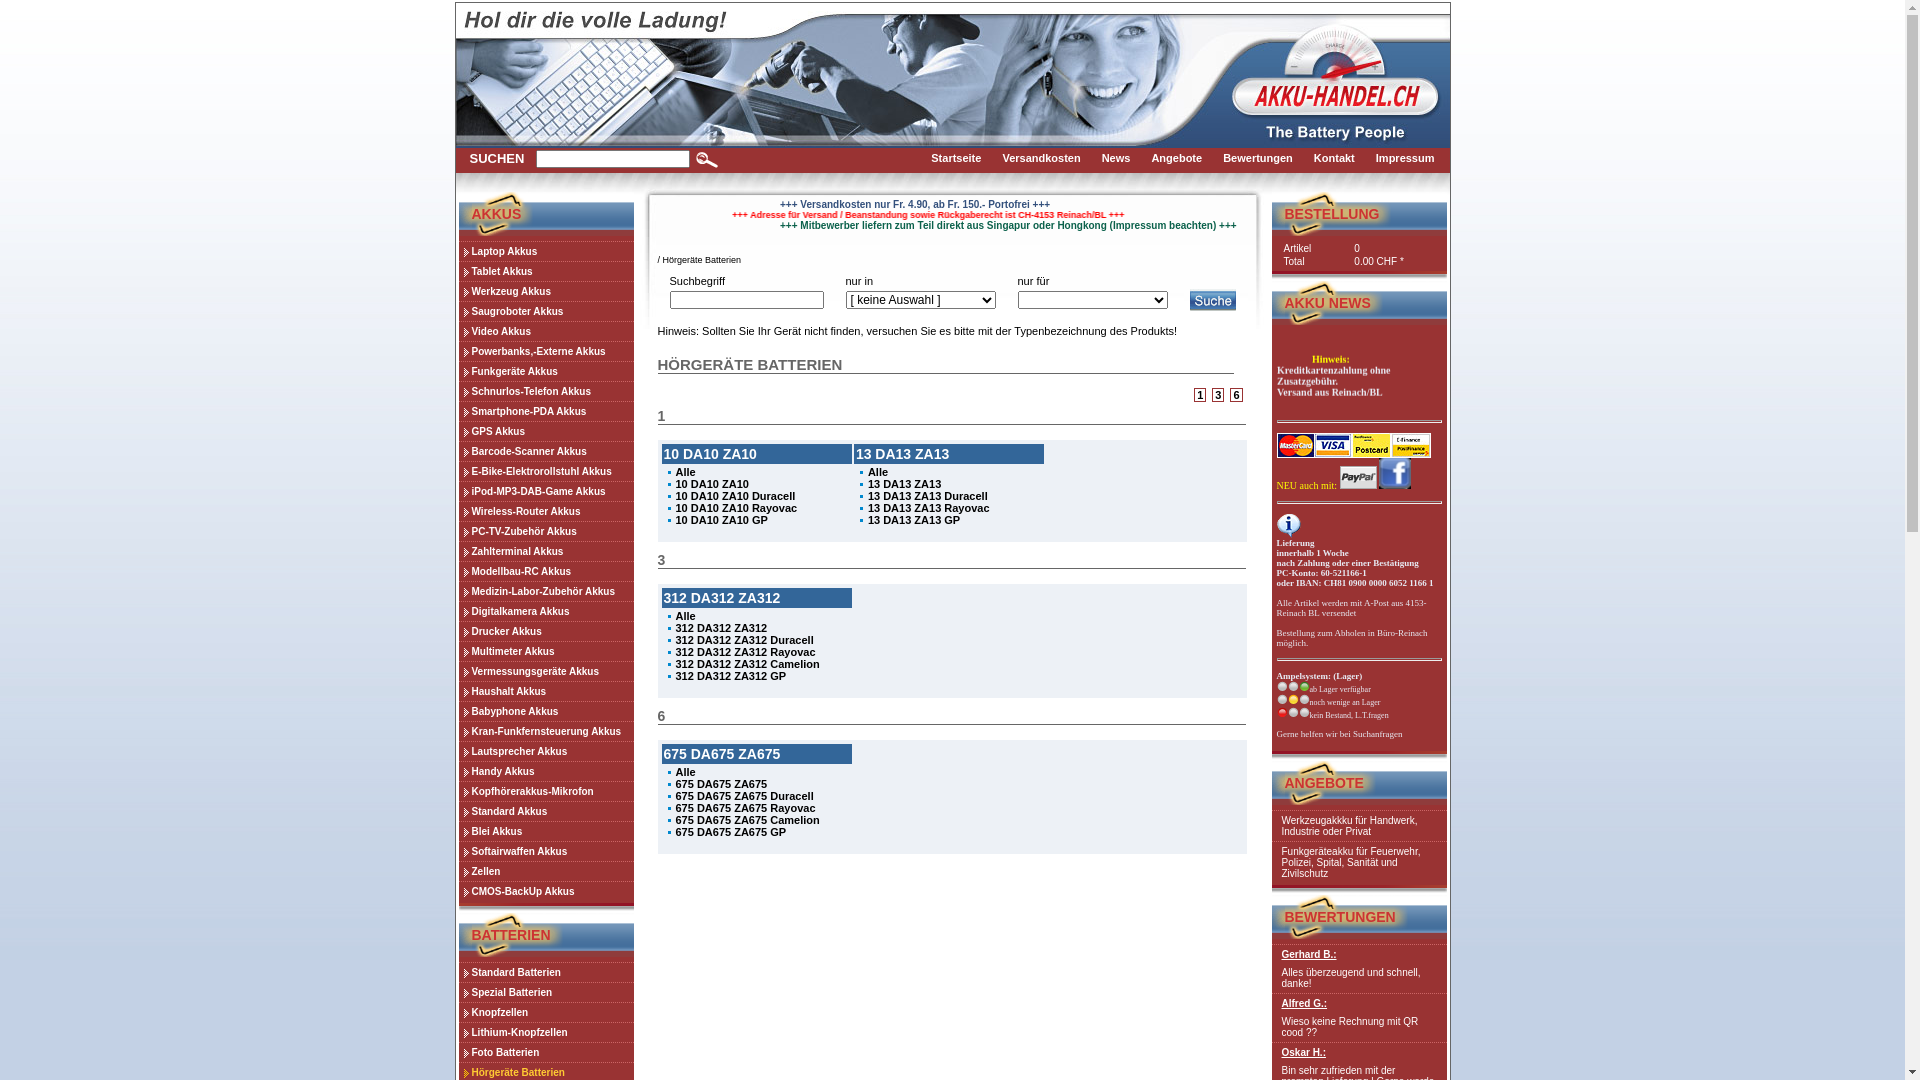 The width and height of the screenshot is (1920, 1080). What do you see at coordinates (456, 390) in the screenshot?
I see `'Schnurlos-Telefon Akkus'` at bounding box center [456, 390].